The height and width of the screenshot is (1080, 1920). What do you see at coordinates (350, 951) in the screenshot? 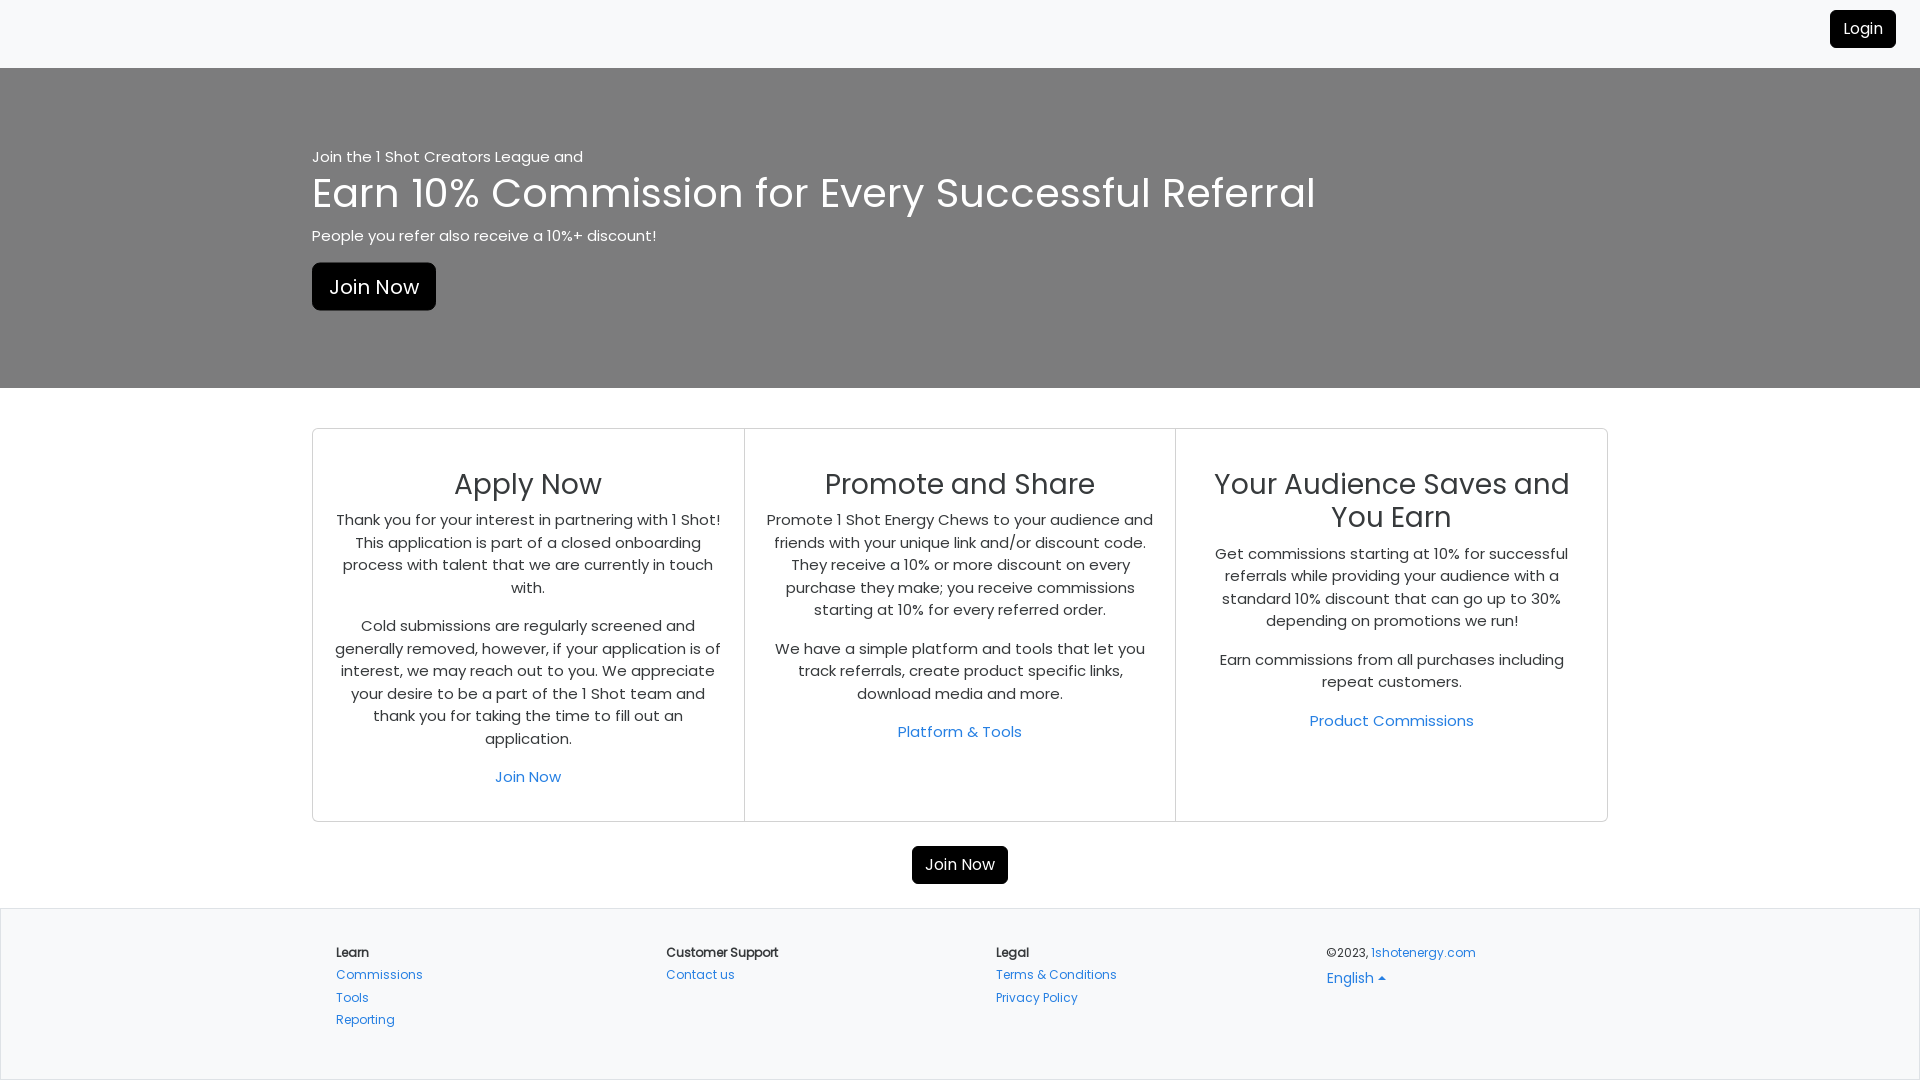
I see `'Tools'` at bounding box center [350, 951].